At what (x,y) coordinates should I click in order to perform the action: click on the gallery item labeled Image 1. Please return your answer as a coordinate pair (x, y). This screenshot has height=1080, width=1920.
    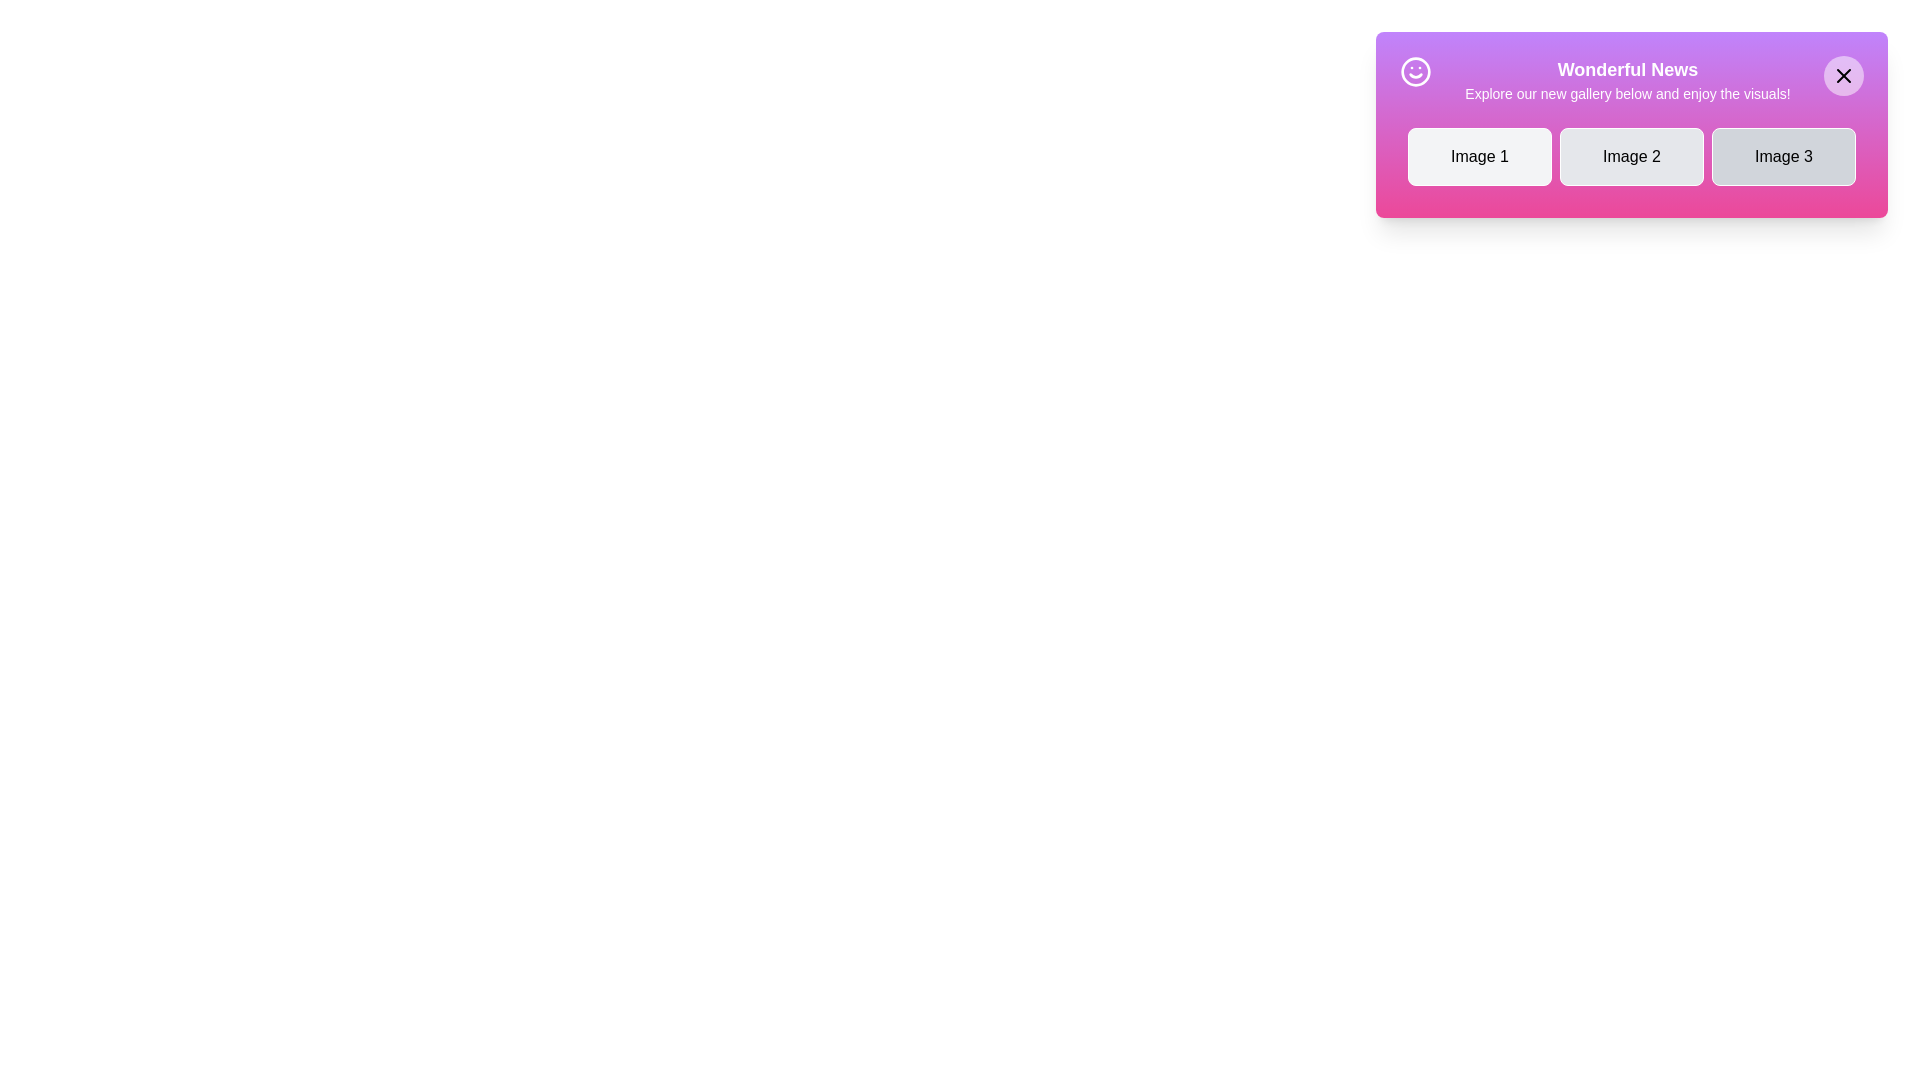
    Looking at the image, I should click on (1479, 156).